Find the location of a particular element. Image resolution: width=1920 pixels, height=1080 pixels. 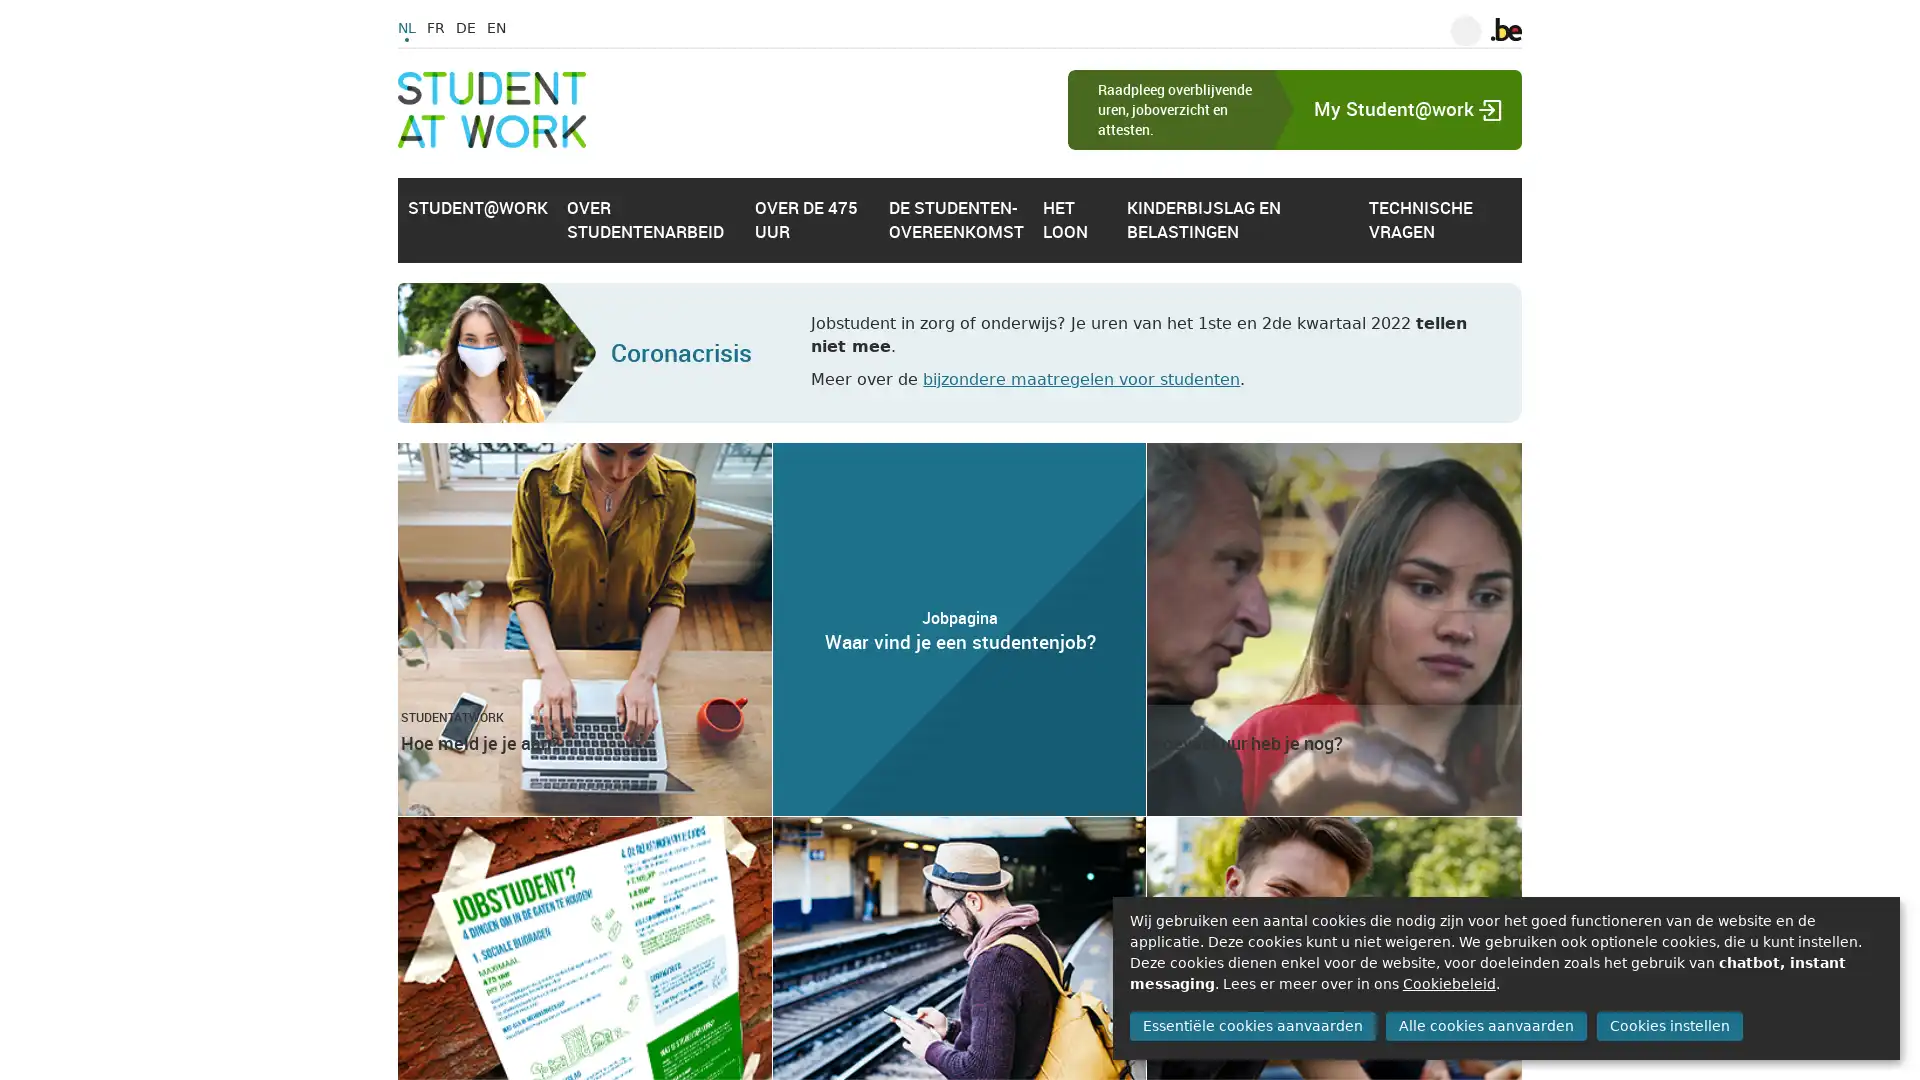

Alle cookies aanvaarden is located at coordinates (1485, 1026).